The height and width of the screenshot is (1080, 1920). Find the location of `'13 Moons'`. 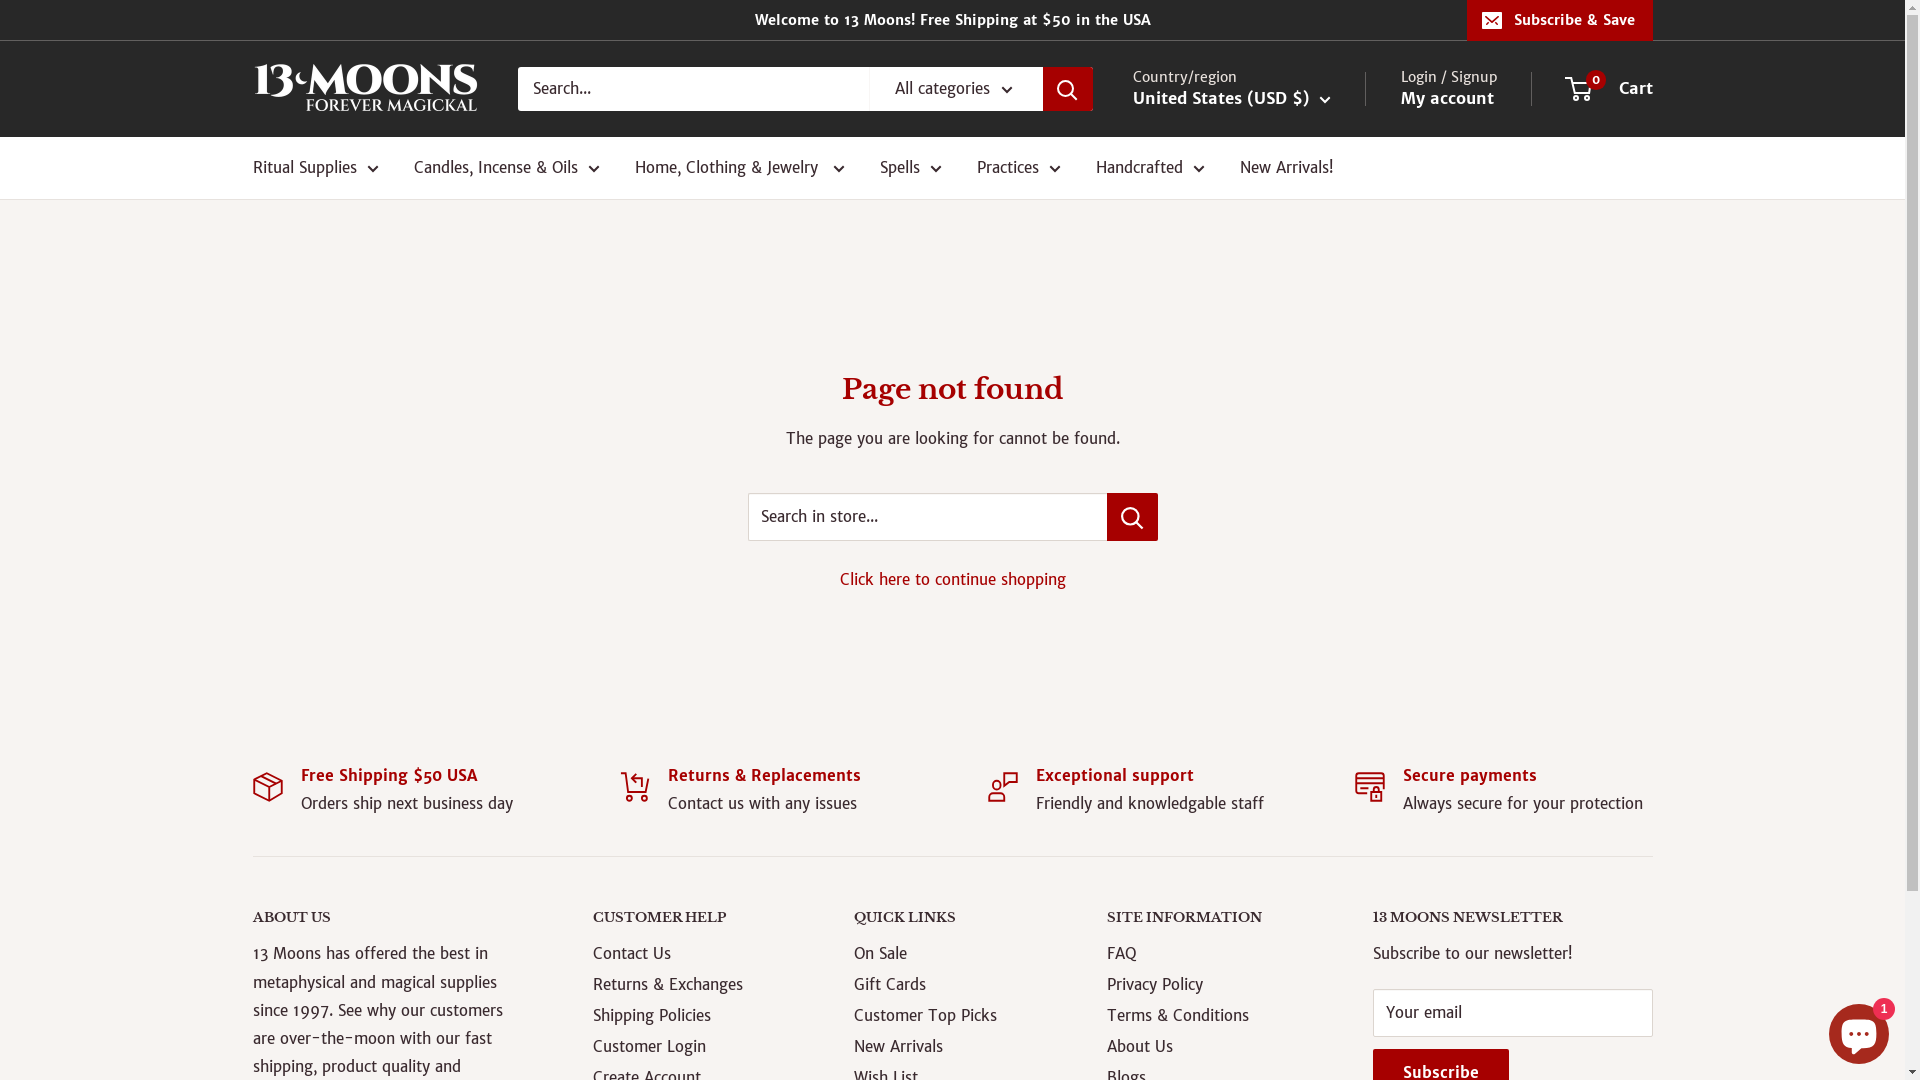

'13 Moons' is located at coordinates (364, 87).